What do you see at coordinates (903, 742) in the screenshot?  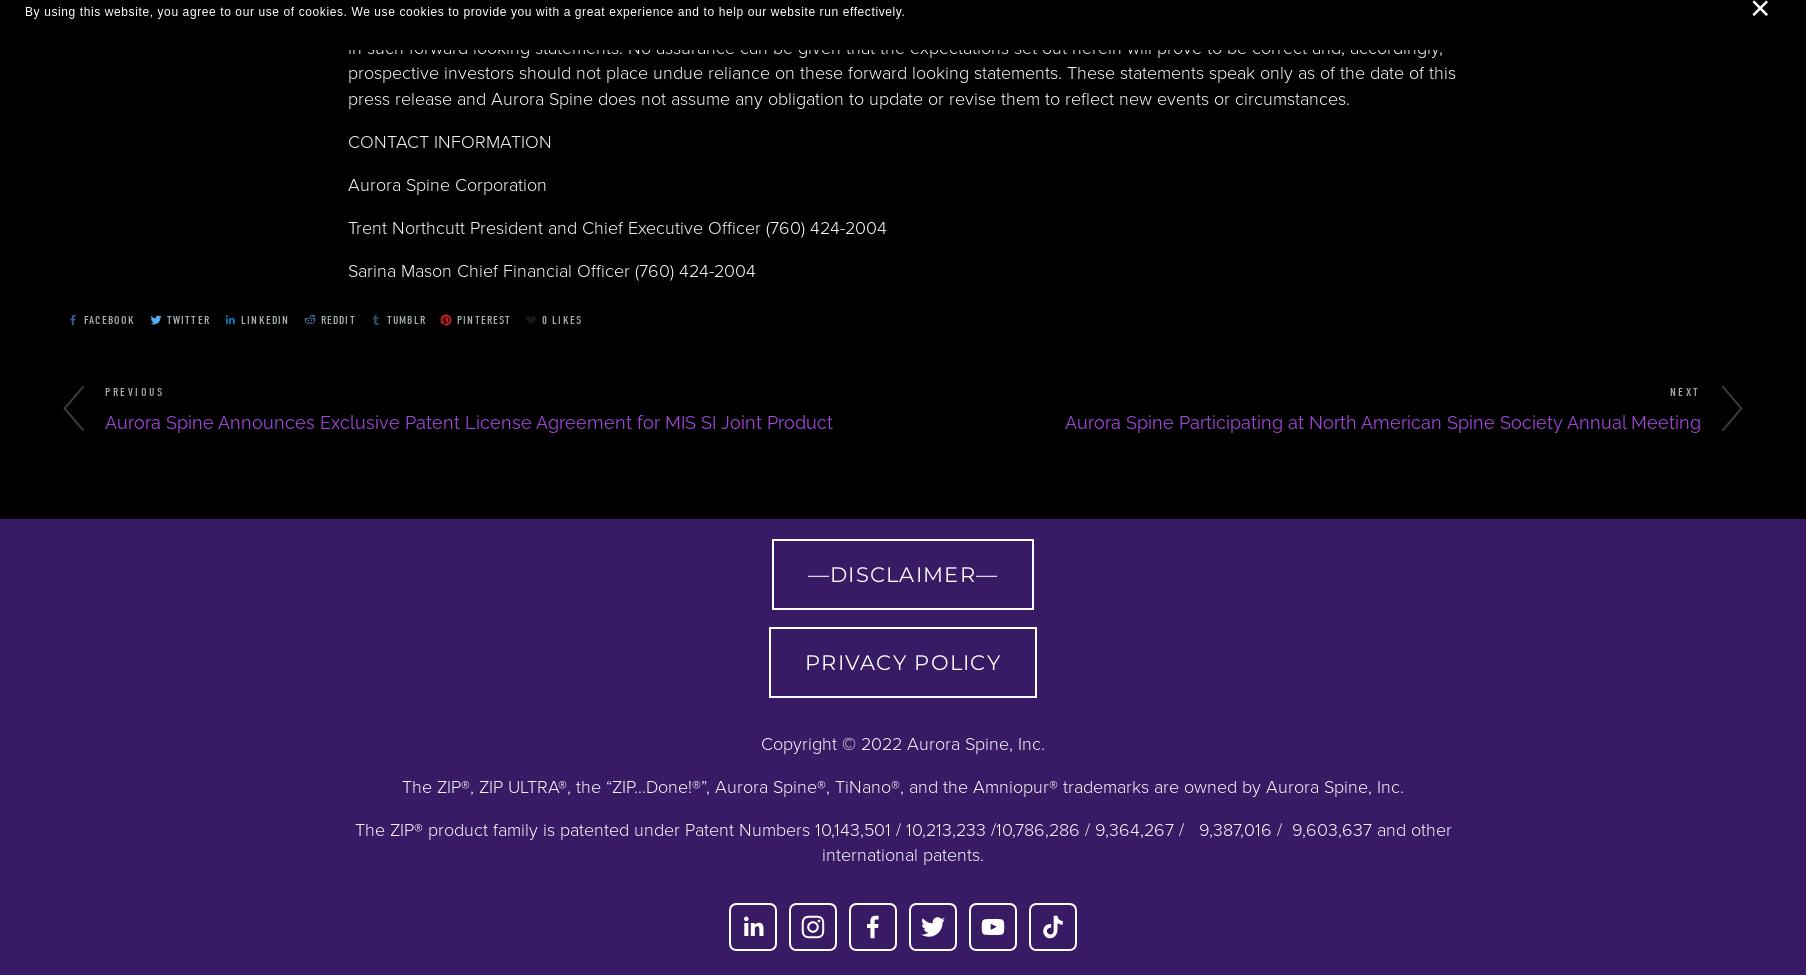 I see `'Copyright © 2022 Aurora Spine, Inc.'` at bounding box center [903, 742].